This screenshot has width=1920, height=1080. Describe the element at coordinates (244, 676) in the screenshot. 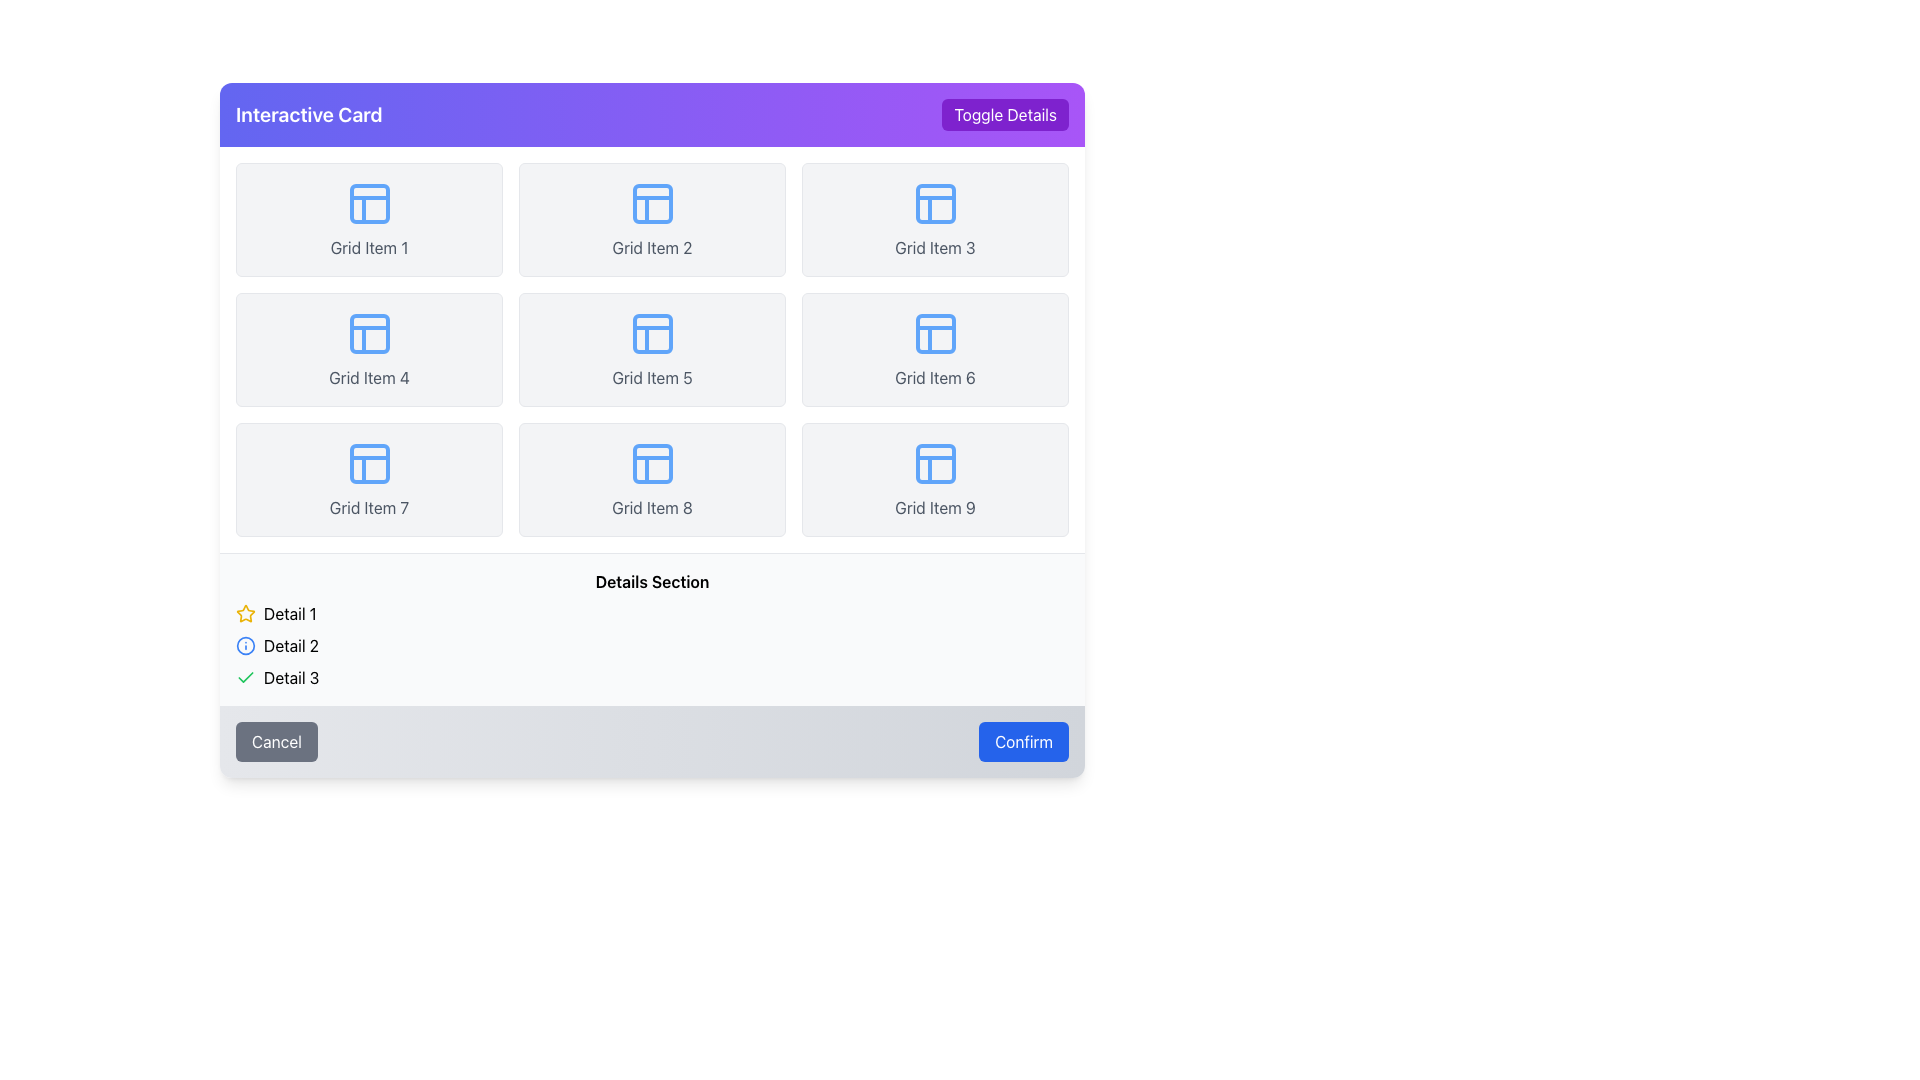

I see `the state of the checkmark icon that indicates 'Detail 2' is confirmed or selected, located in the second row of the details section` at that location.